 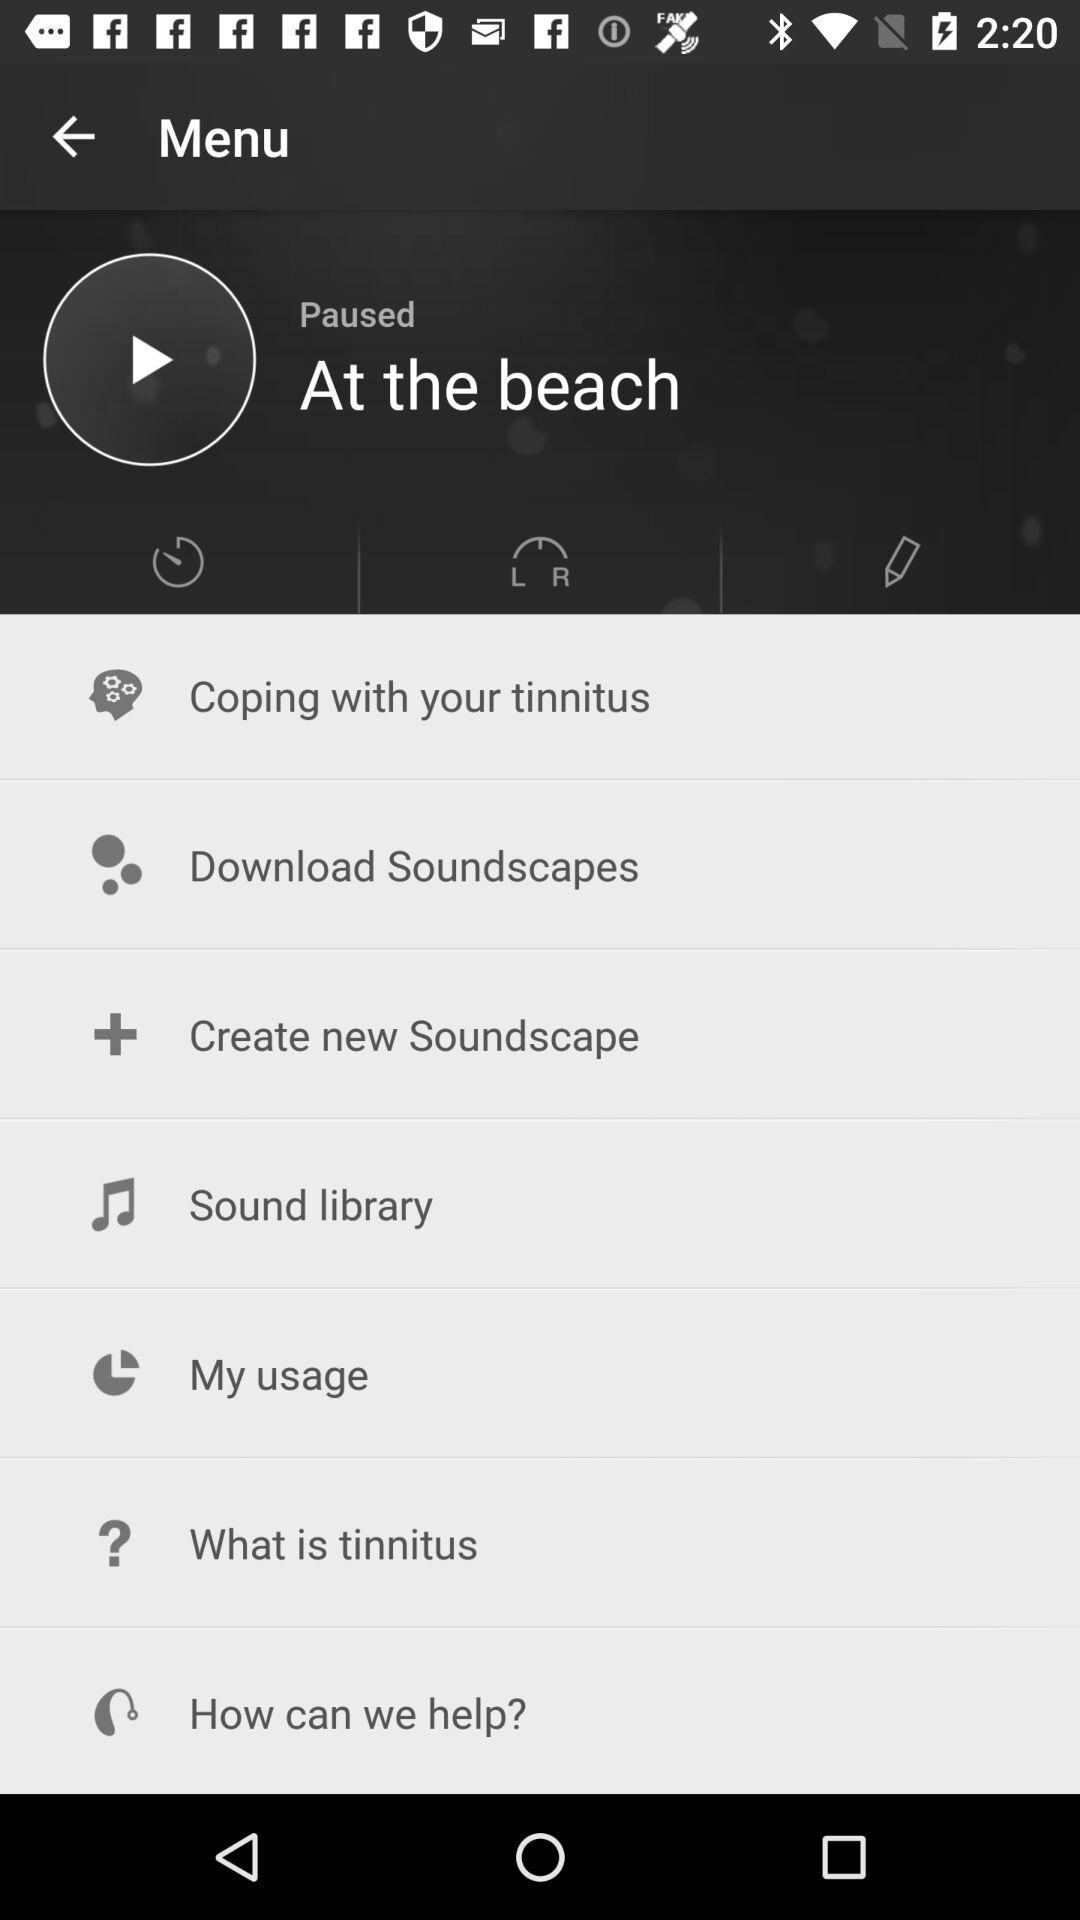 What do you see at coordinates (176, 560) in the screenshot?
I see `change speed` at bounding box center [176, 560].